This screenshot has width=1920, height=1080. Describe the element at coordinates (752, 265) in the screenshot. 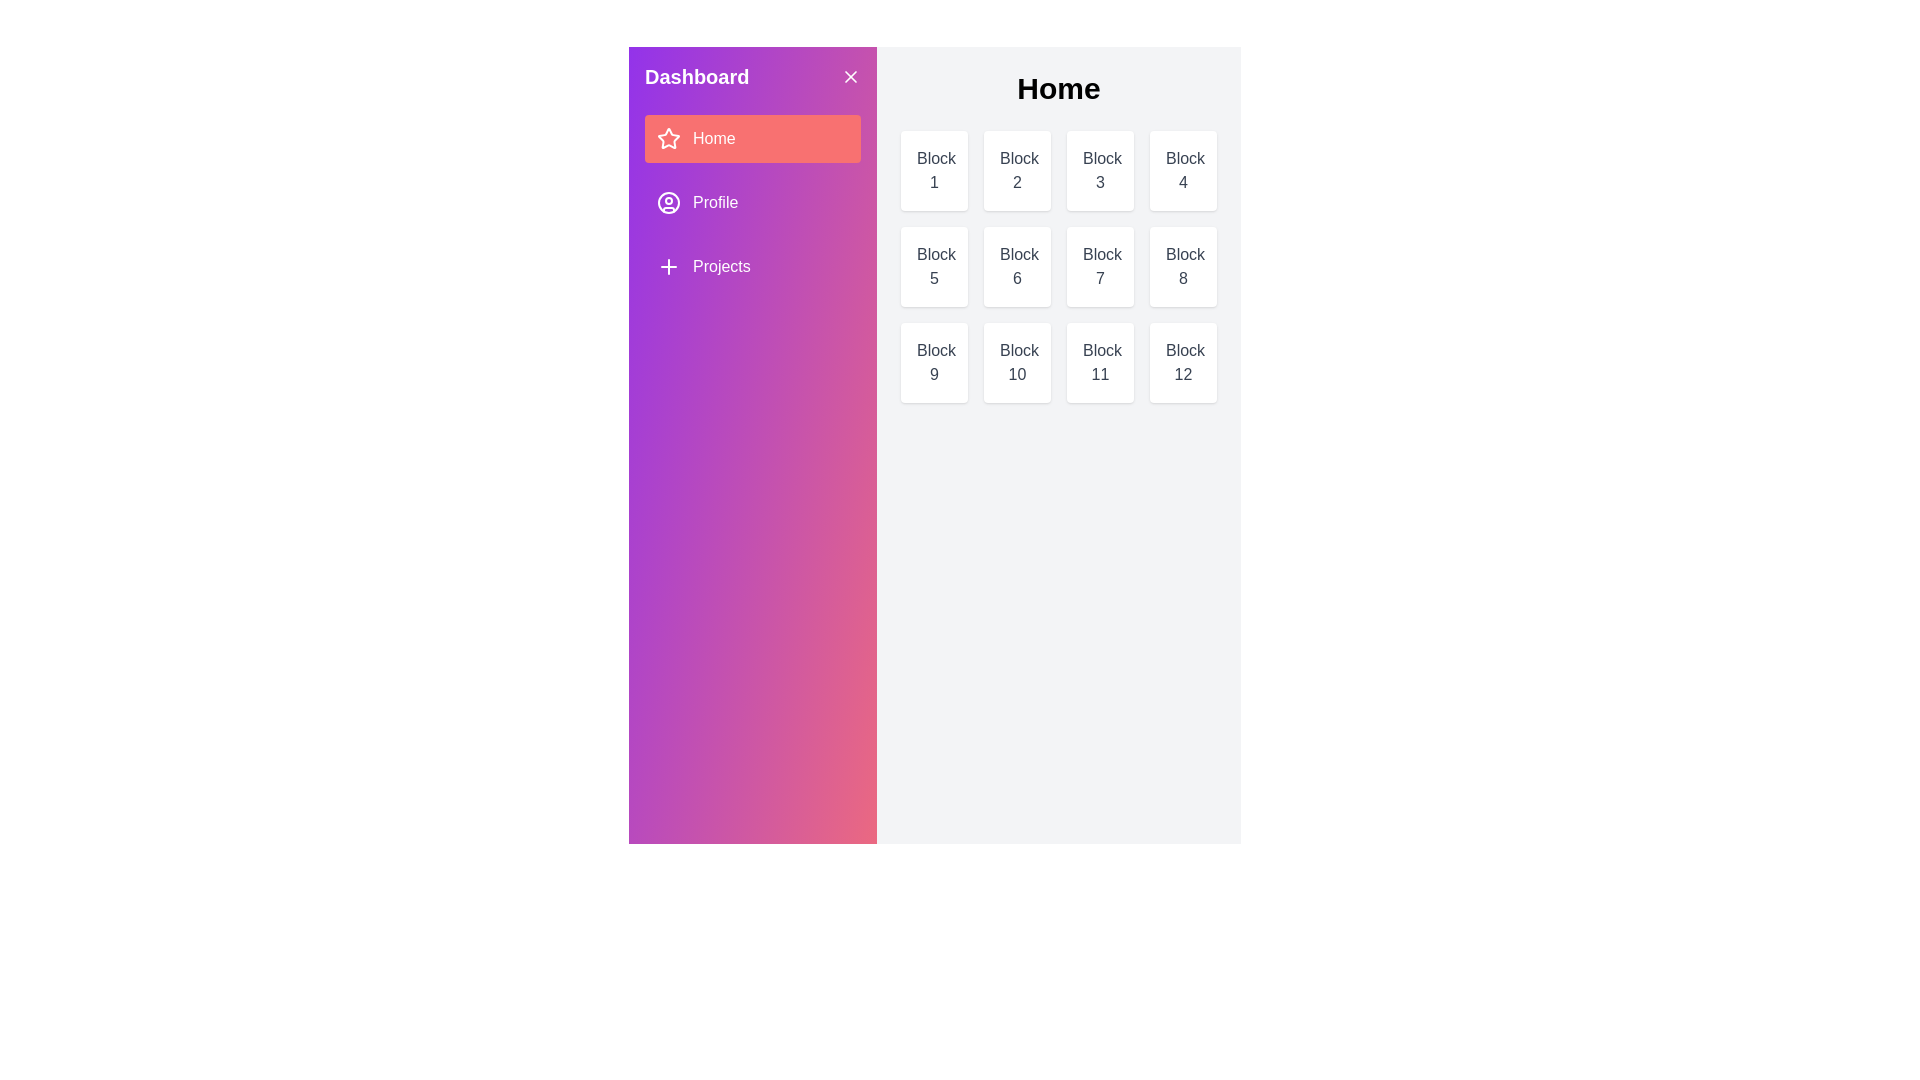

I see `the menu item corresponding to Projects to navigate to that section` at that location.